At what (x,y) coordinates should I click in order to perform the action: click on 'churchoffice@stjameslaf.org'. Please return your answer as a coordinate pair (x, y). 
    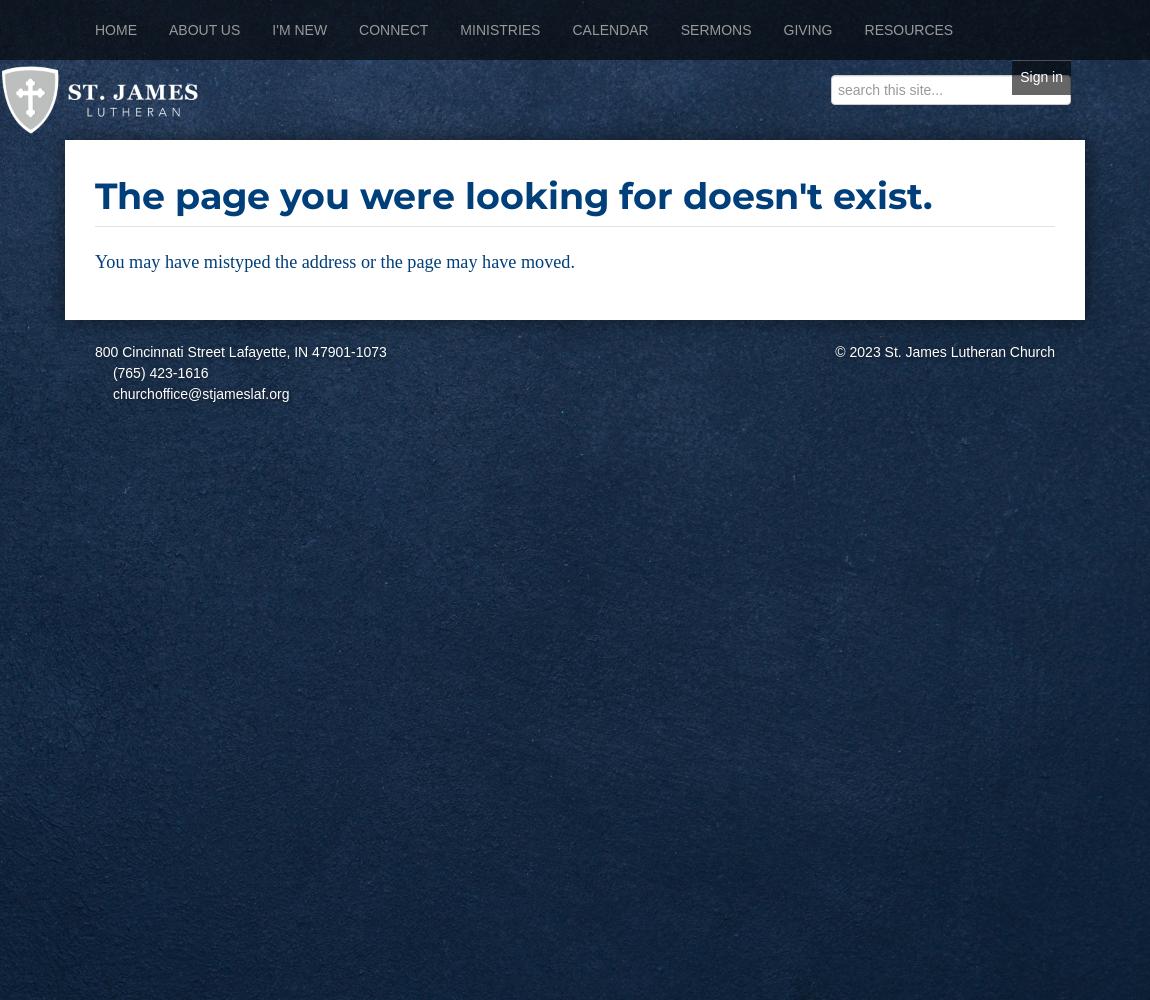
    Looking at the image, I should click on (197, 393).